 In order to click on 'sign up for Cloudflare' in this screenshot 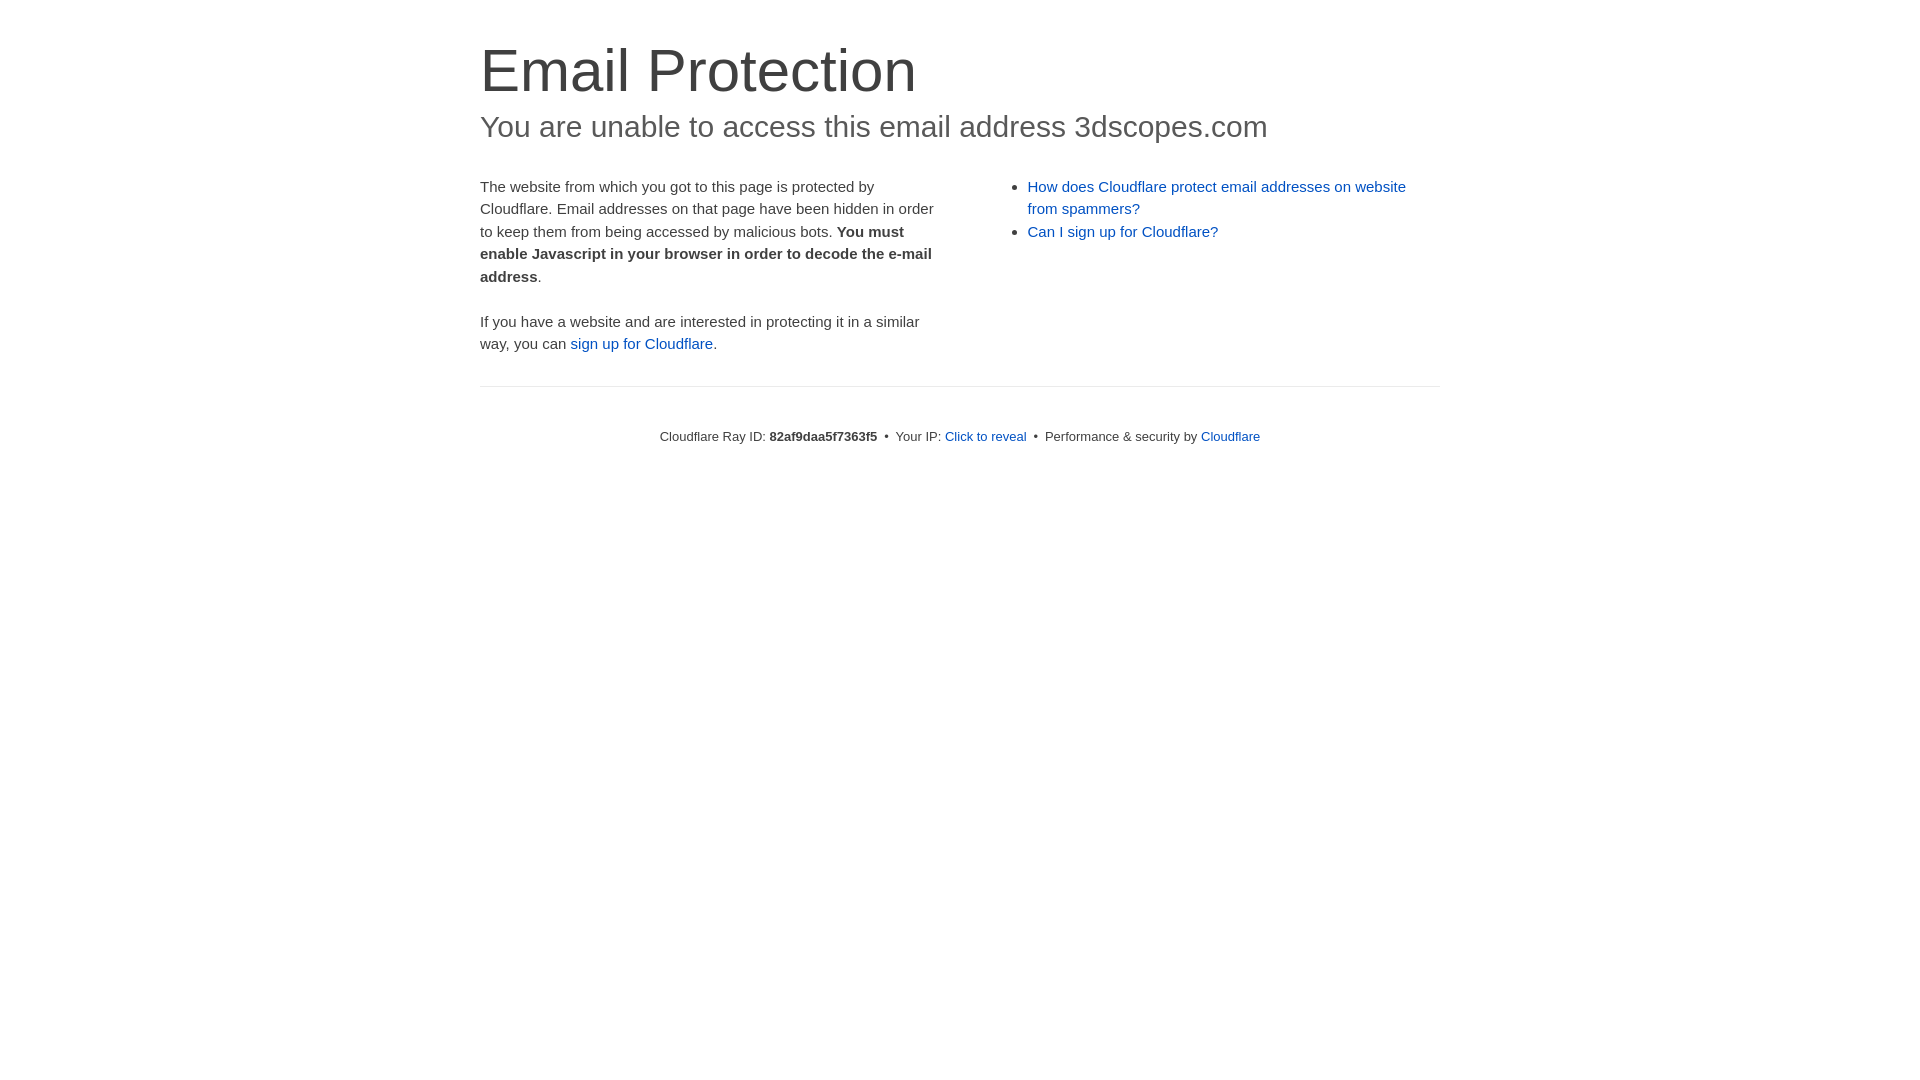, I will do `click(642, 342)`.